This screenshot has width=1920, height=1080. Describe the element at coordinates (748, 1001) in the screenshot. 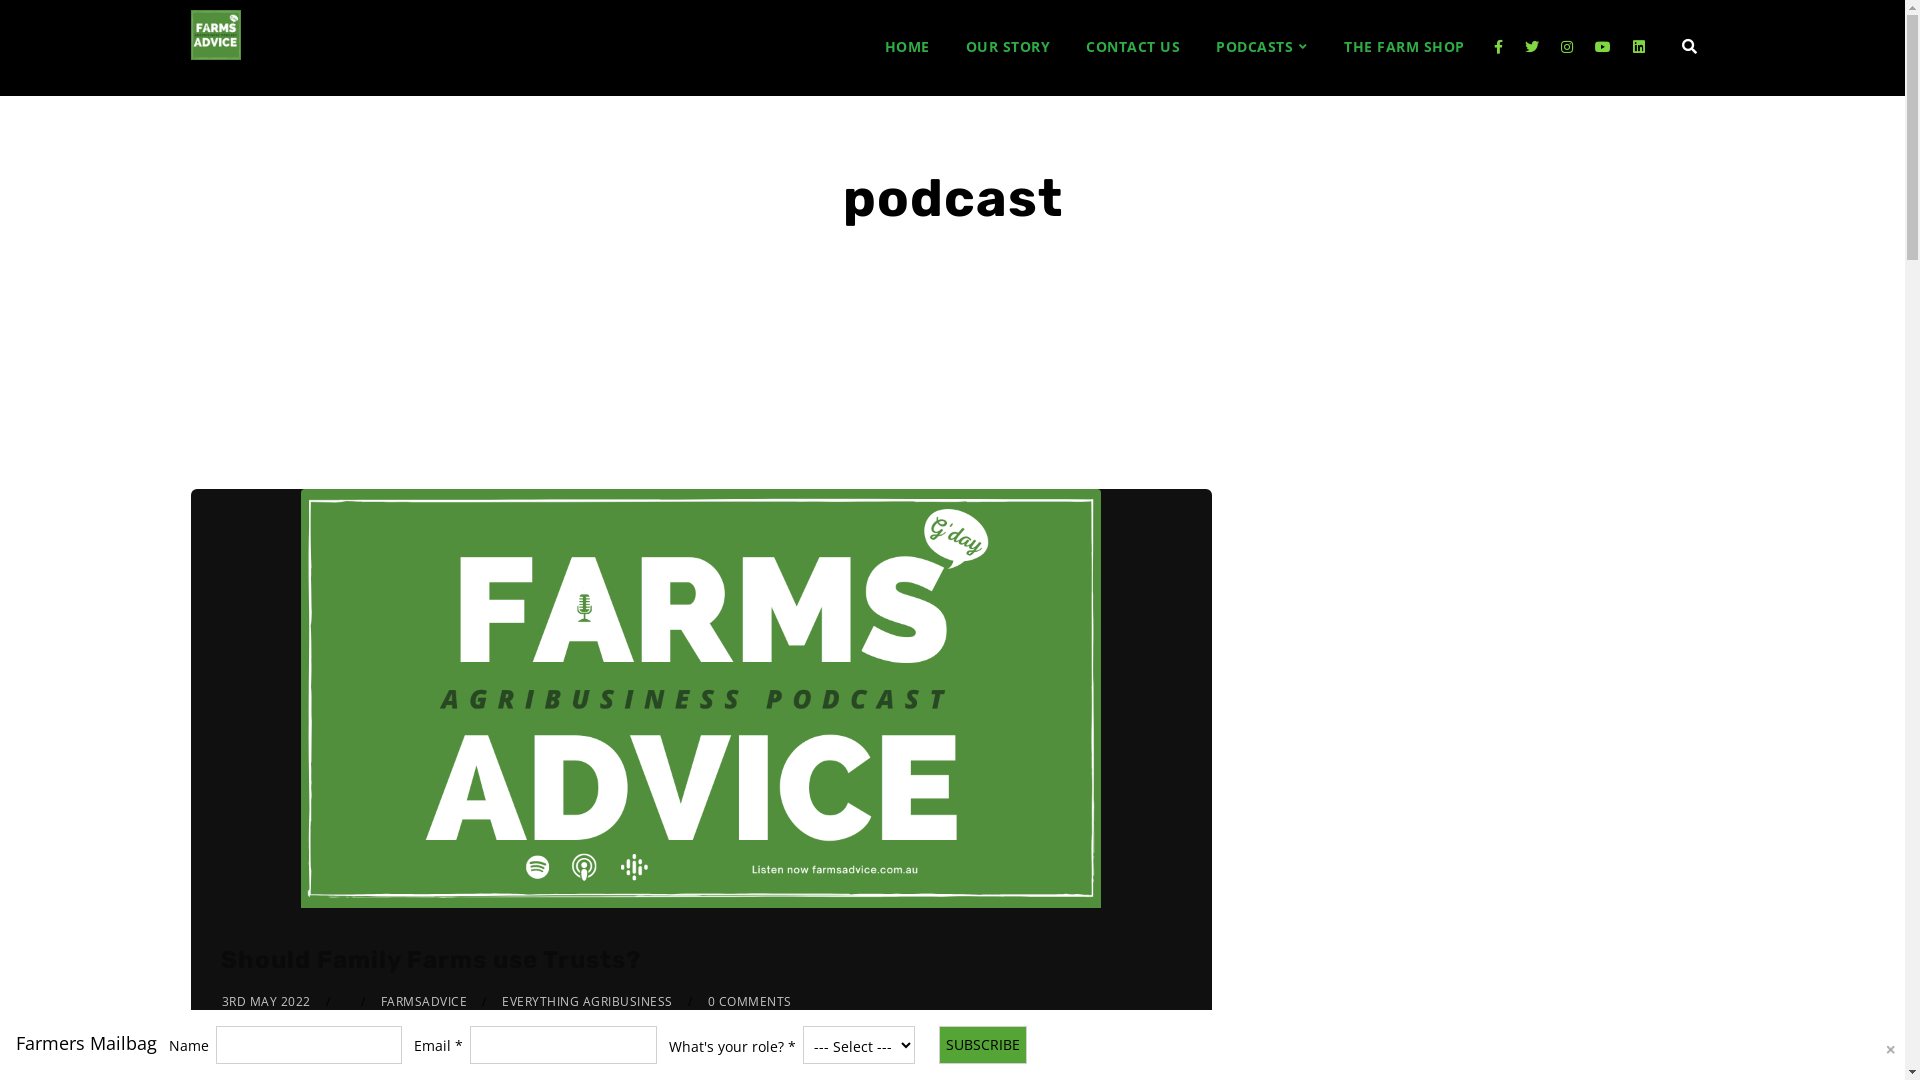

I see `'0 COMMENTS'` at that location.